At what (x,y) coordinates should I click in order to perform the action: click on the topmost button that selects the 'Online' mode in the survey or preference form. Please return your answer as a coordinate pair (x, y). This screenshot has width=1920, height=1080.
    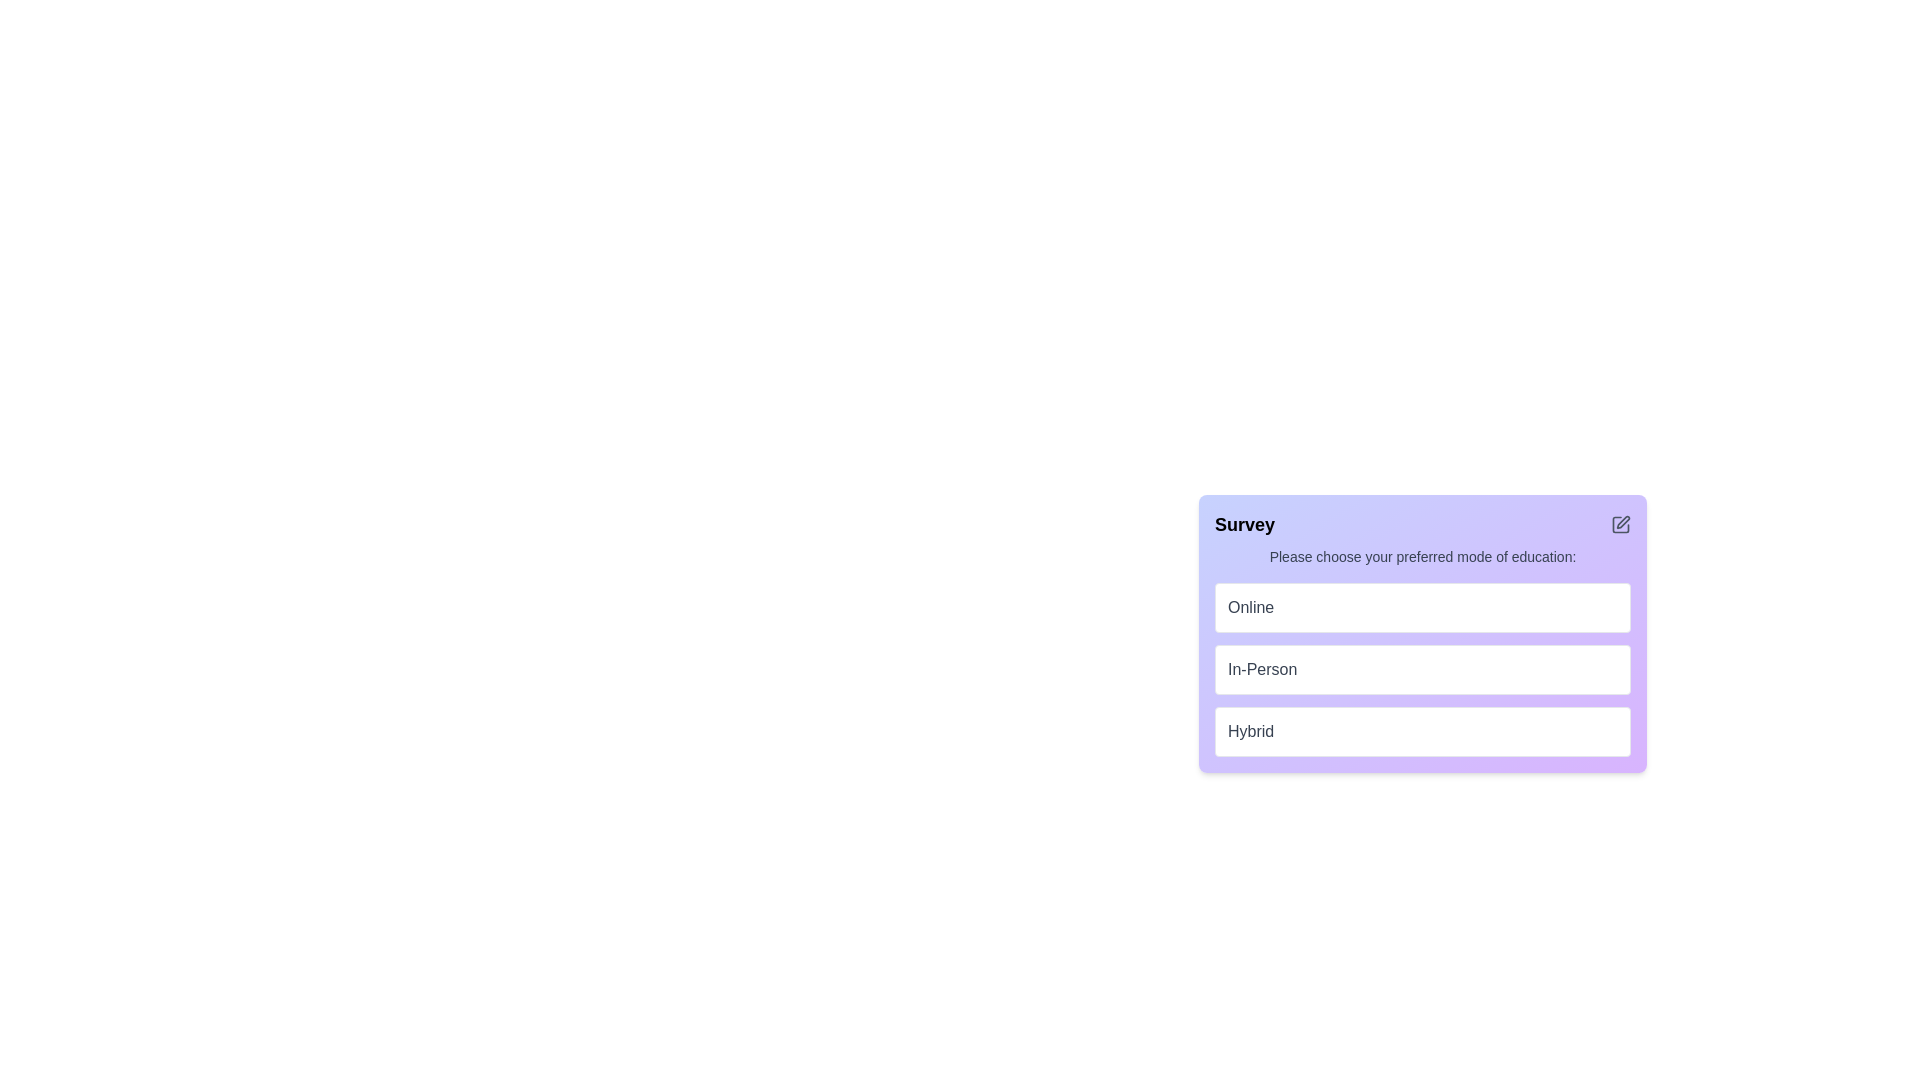
    Looking at the image, I should click on (1421, 607).